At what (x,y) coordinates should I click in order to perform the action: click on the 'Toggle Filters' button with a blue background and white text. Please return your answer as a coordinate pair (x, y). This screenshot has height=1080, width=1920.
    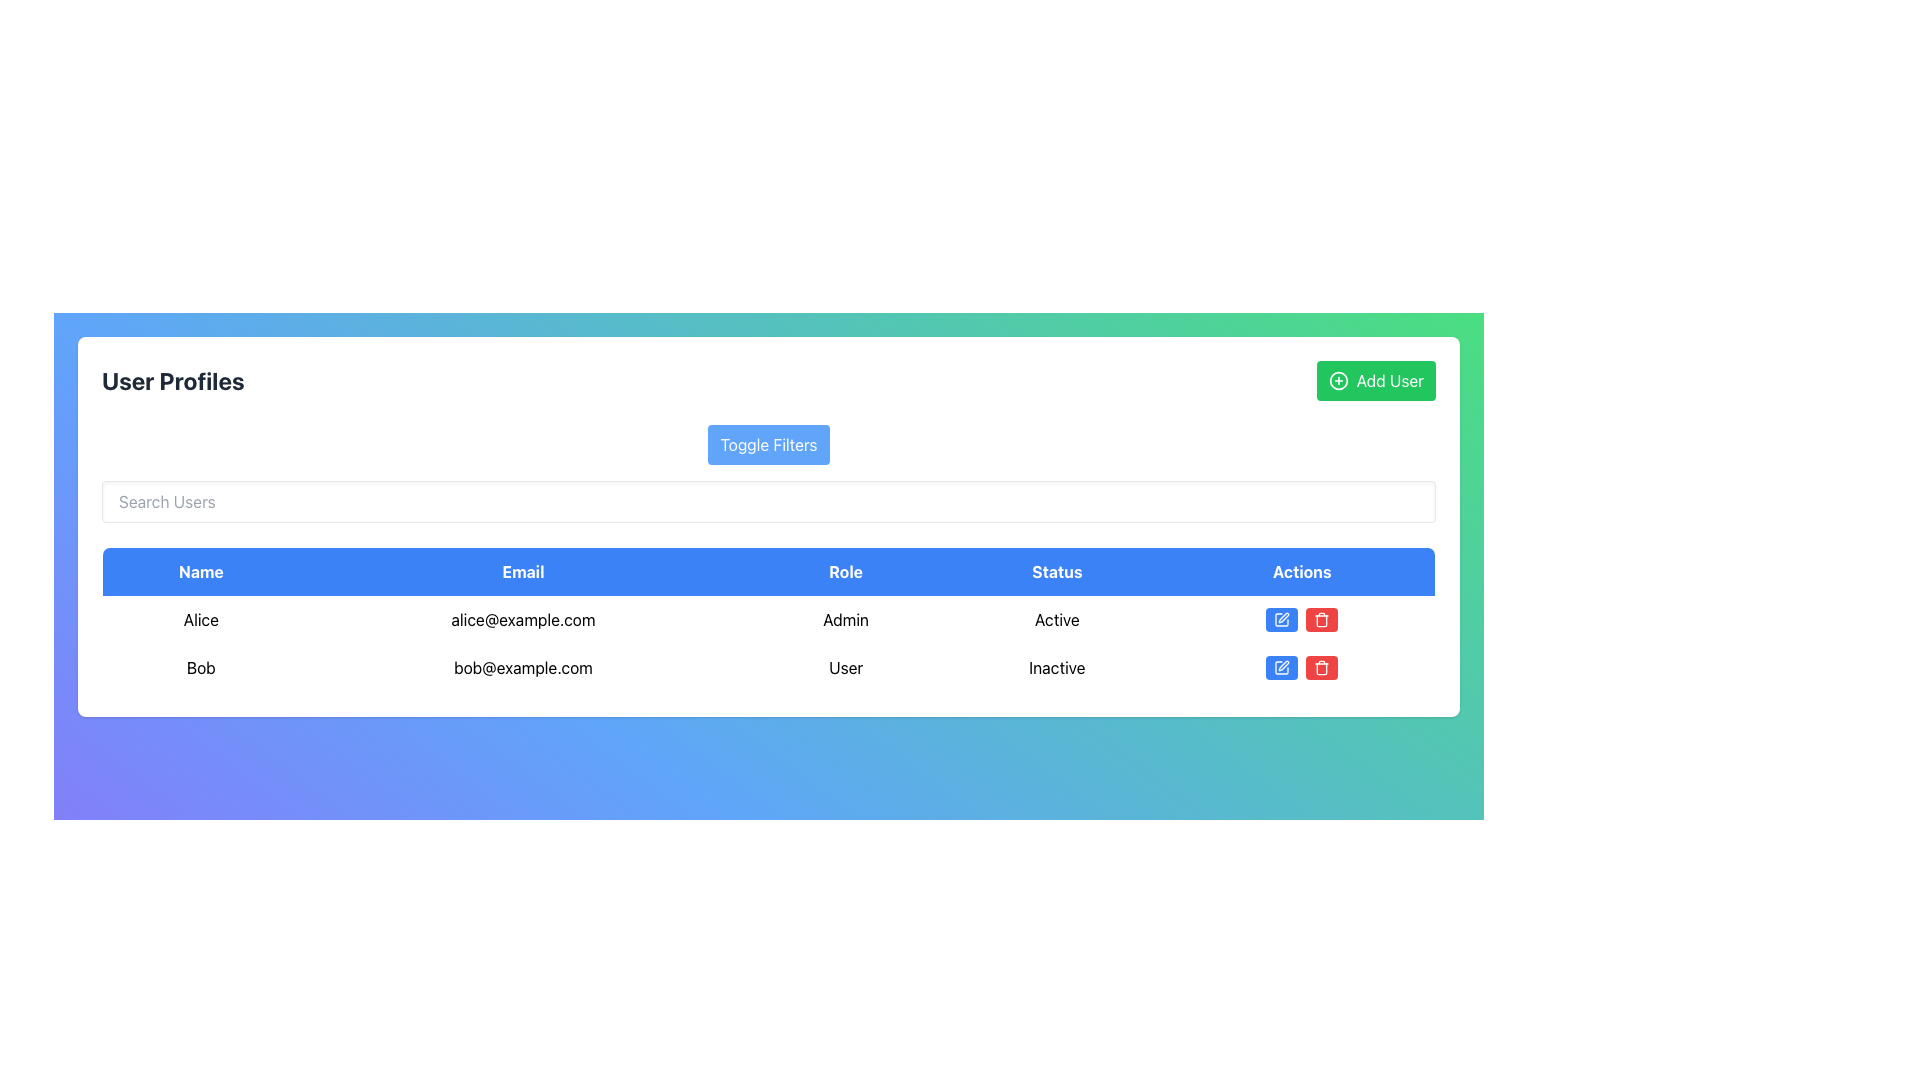
    Looking at the image, I should click on (767, 443).